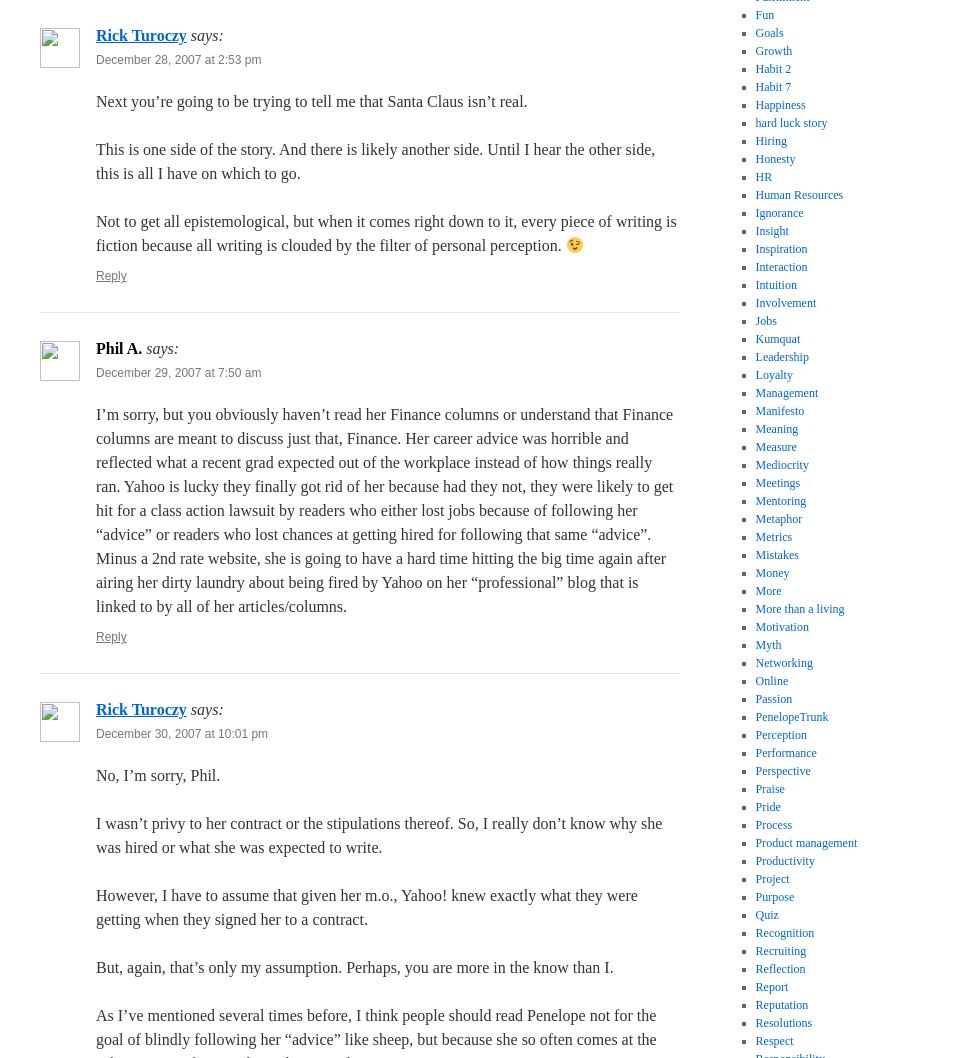 The height and width of the screenshot is (1058, 980). Describe the element at coordinates (754, 806) in the screenshot. I see `'Pride'` at that location.